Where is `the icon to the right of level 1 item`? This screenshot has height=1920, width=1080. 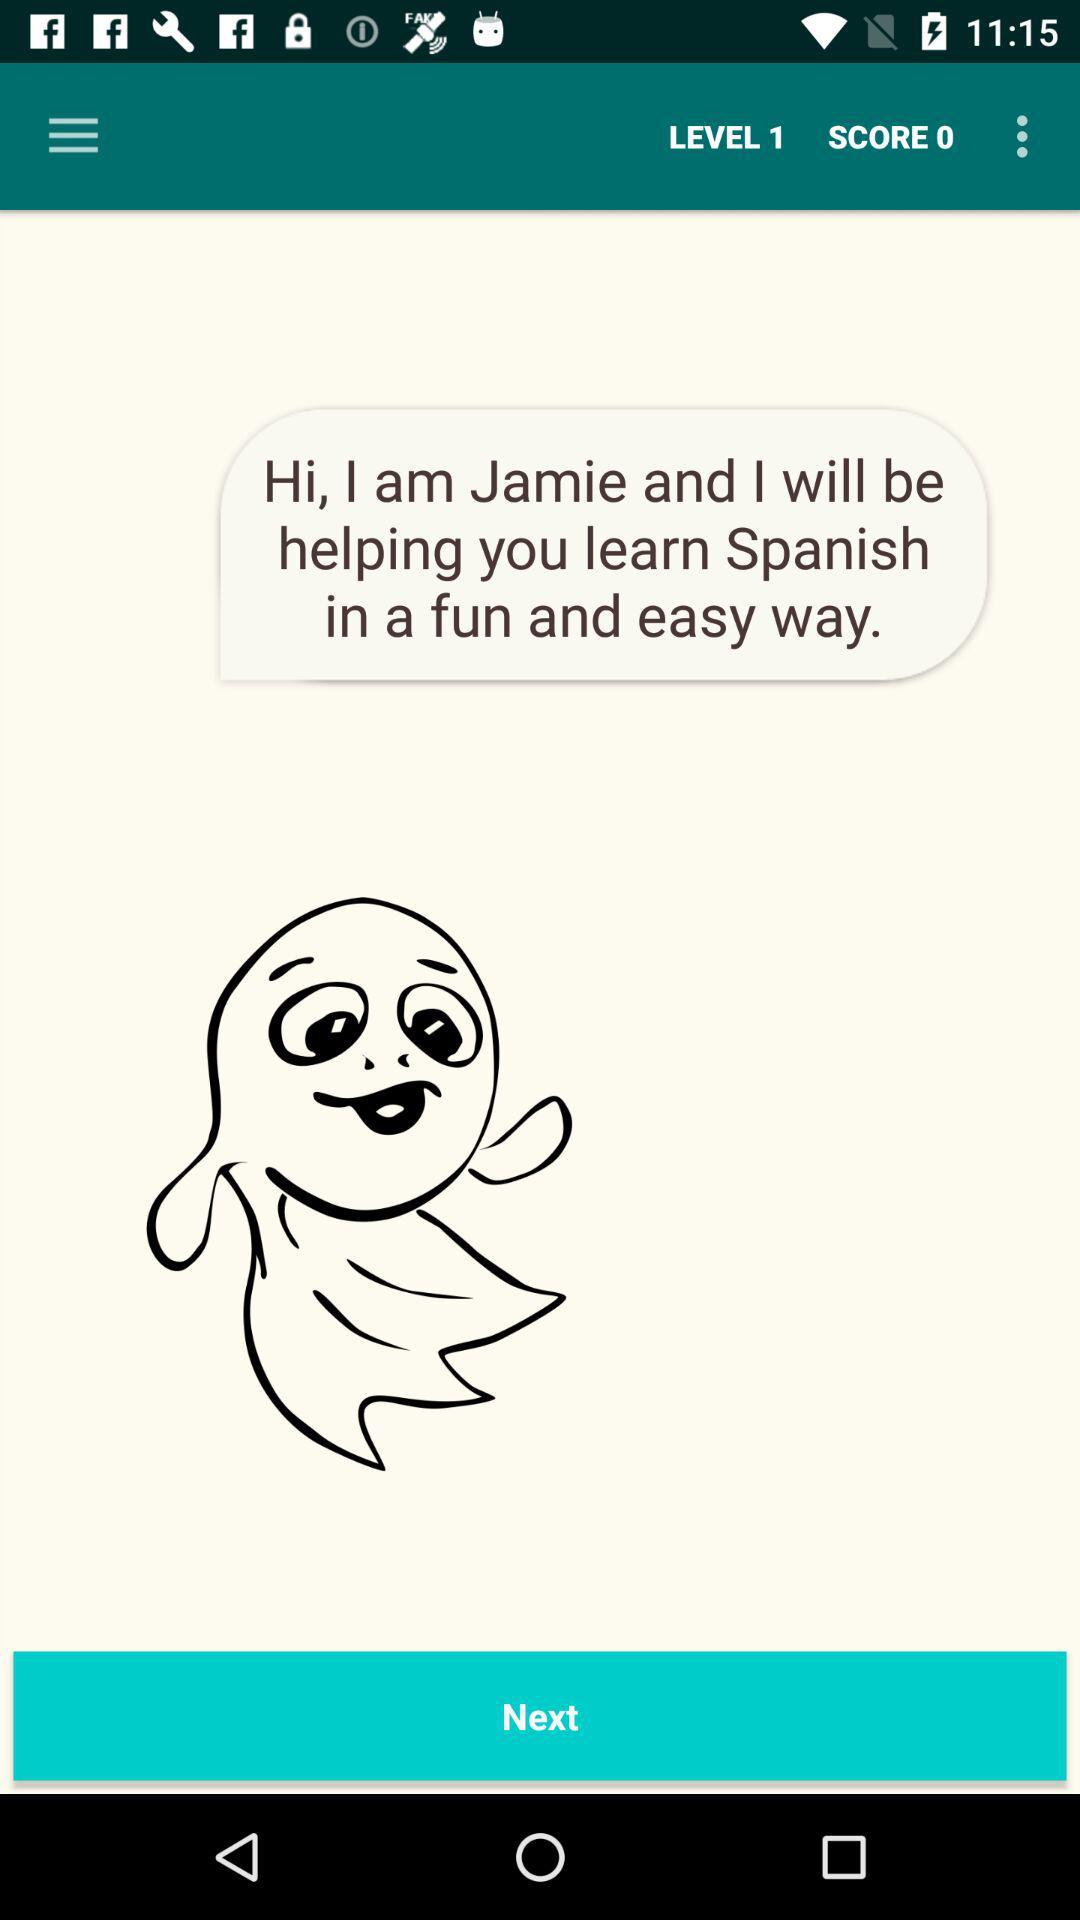 the icon to the right of level 1 item is located at coordinates (890, 135).